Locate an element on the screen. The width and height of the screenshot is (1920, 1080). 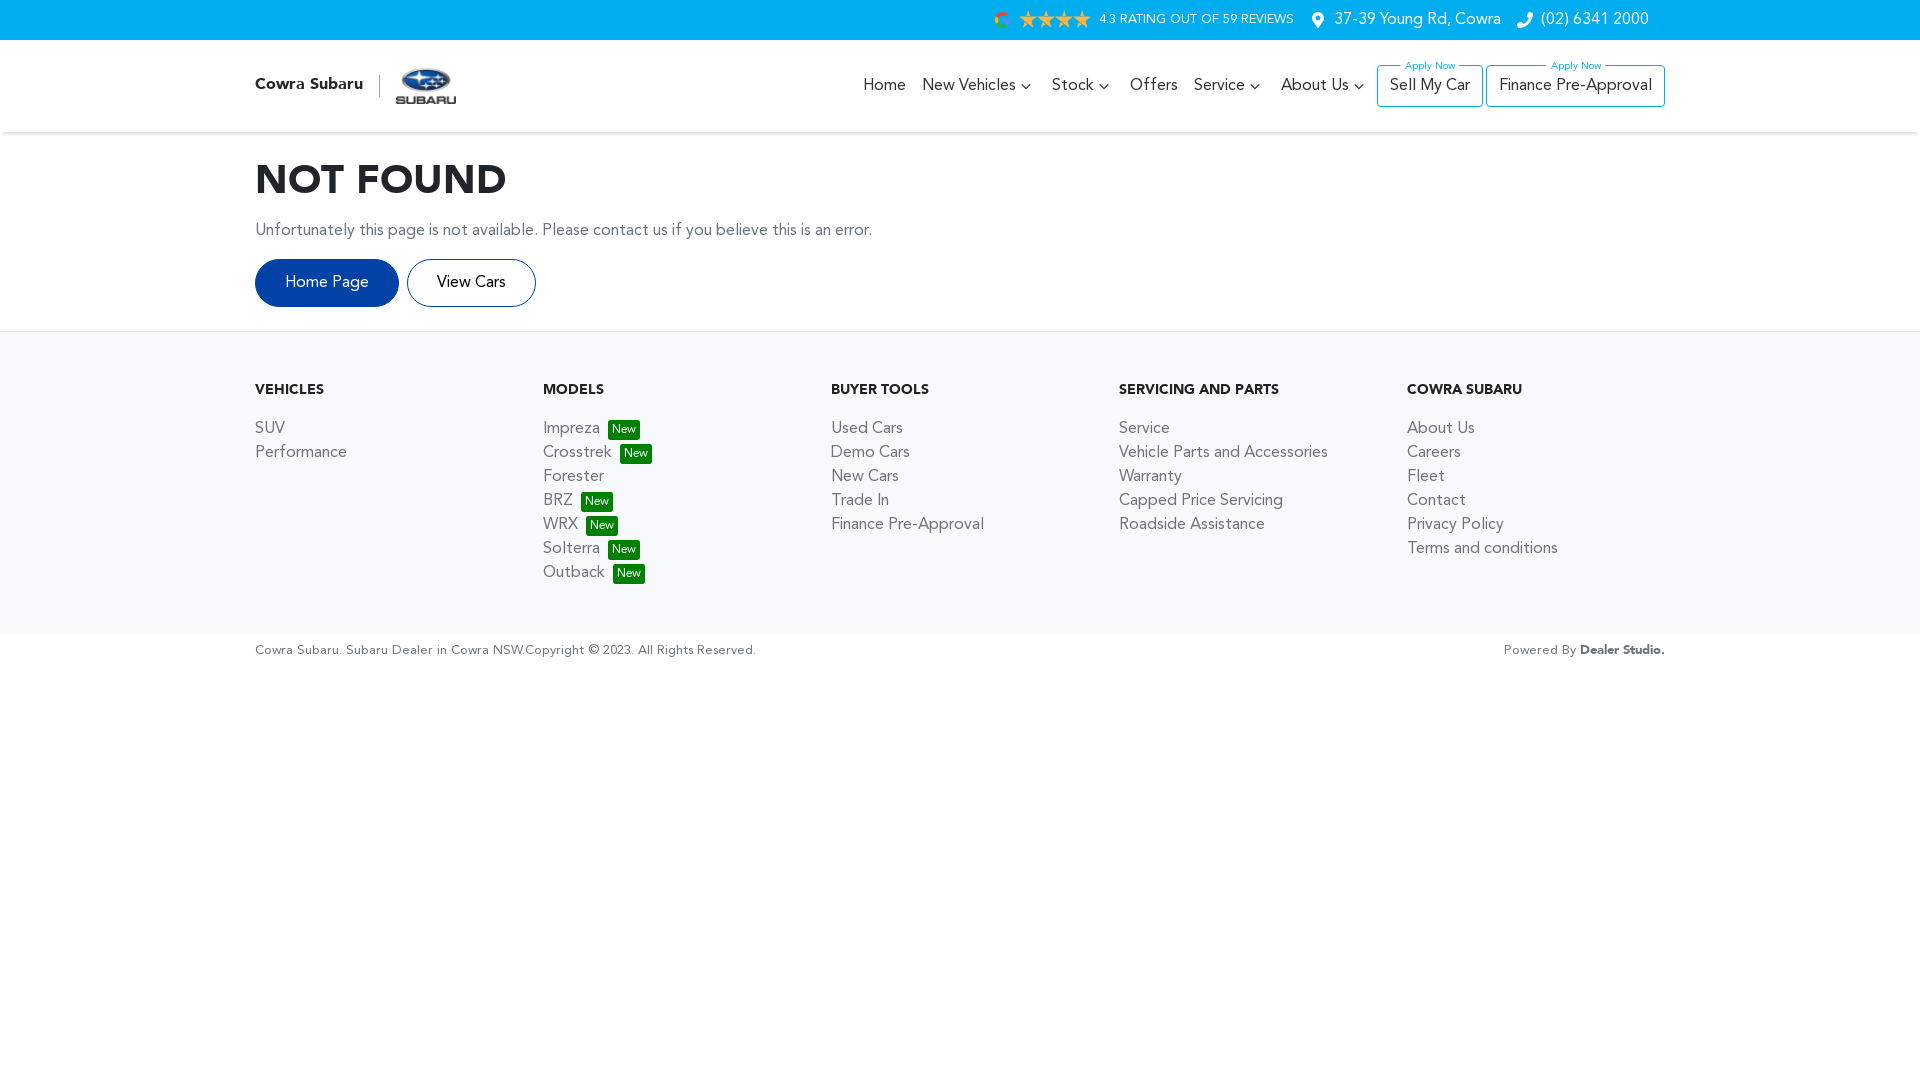
'Offers' is located at coordinates (1153, 84).